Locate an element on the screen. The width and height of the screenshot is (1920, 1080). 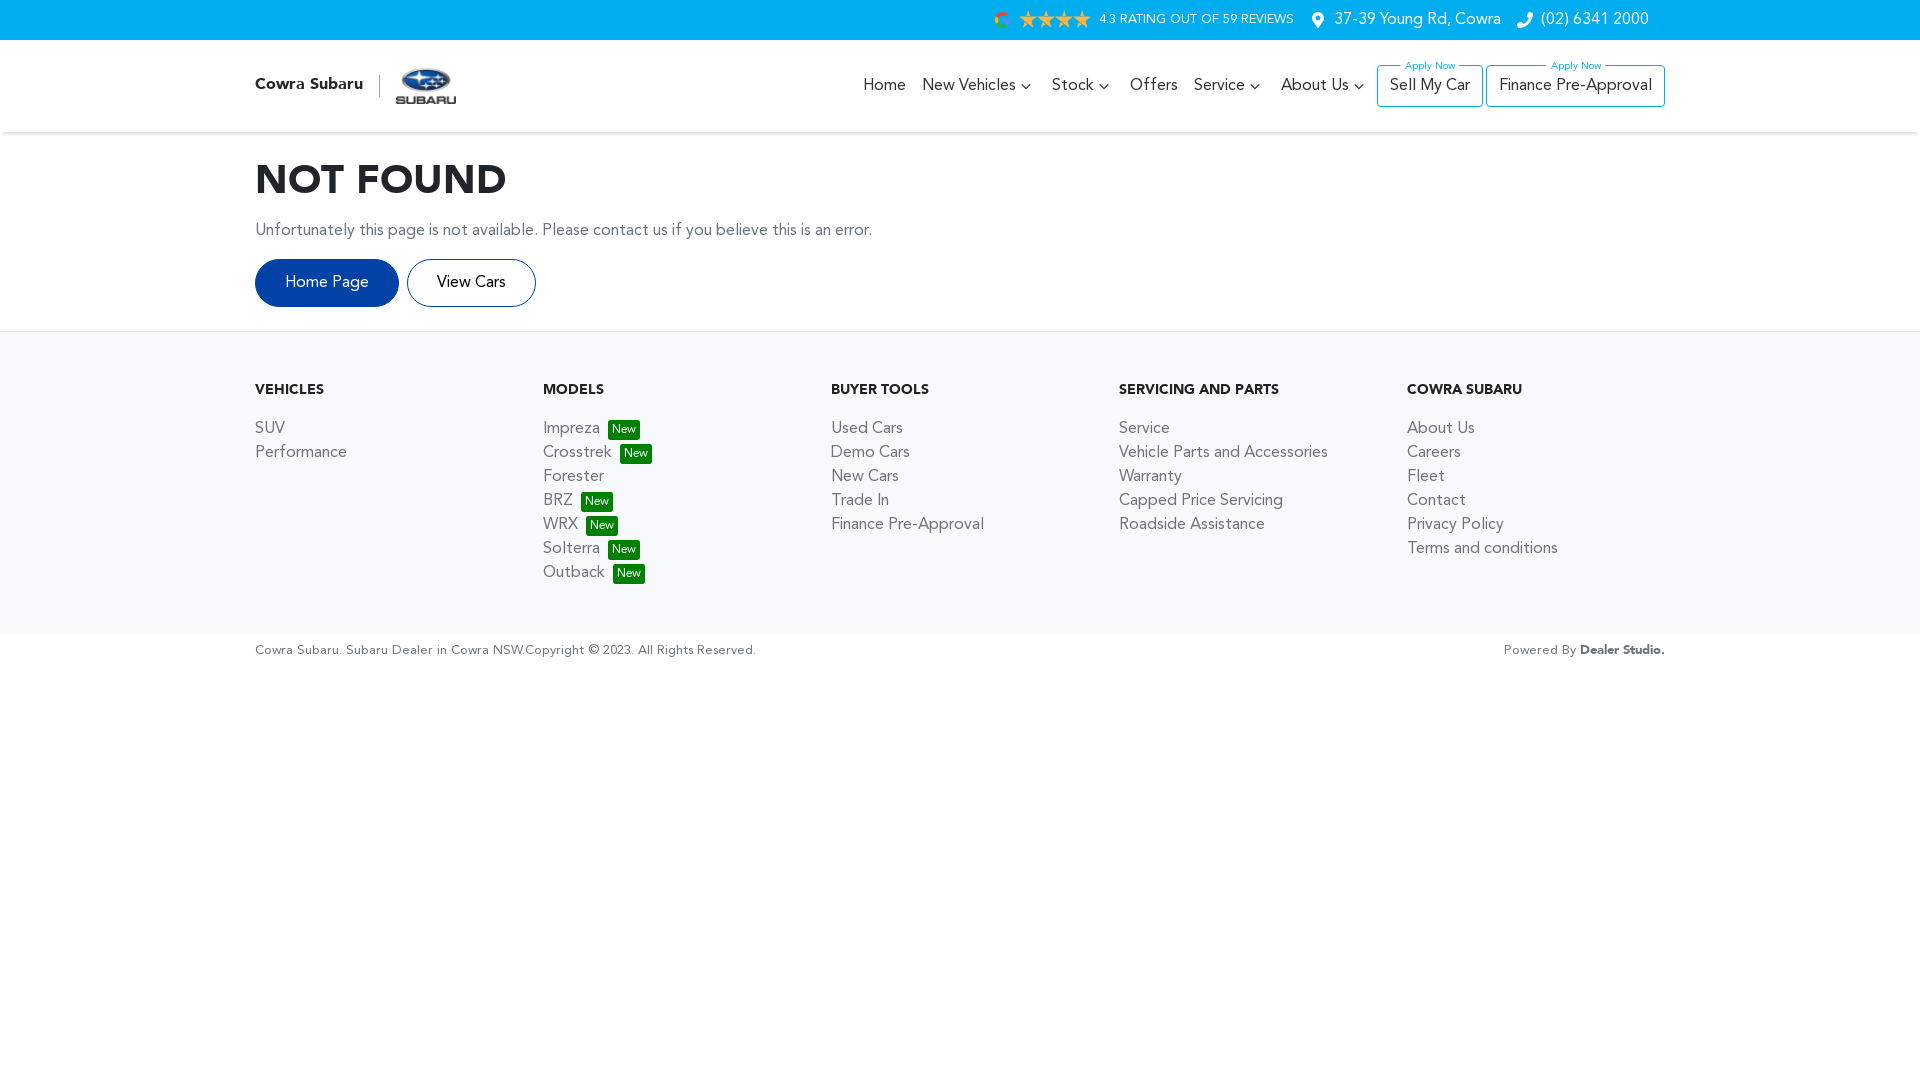
'Offers' is located at coordinates (1153, 84).